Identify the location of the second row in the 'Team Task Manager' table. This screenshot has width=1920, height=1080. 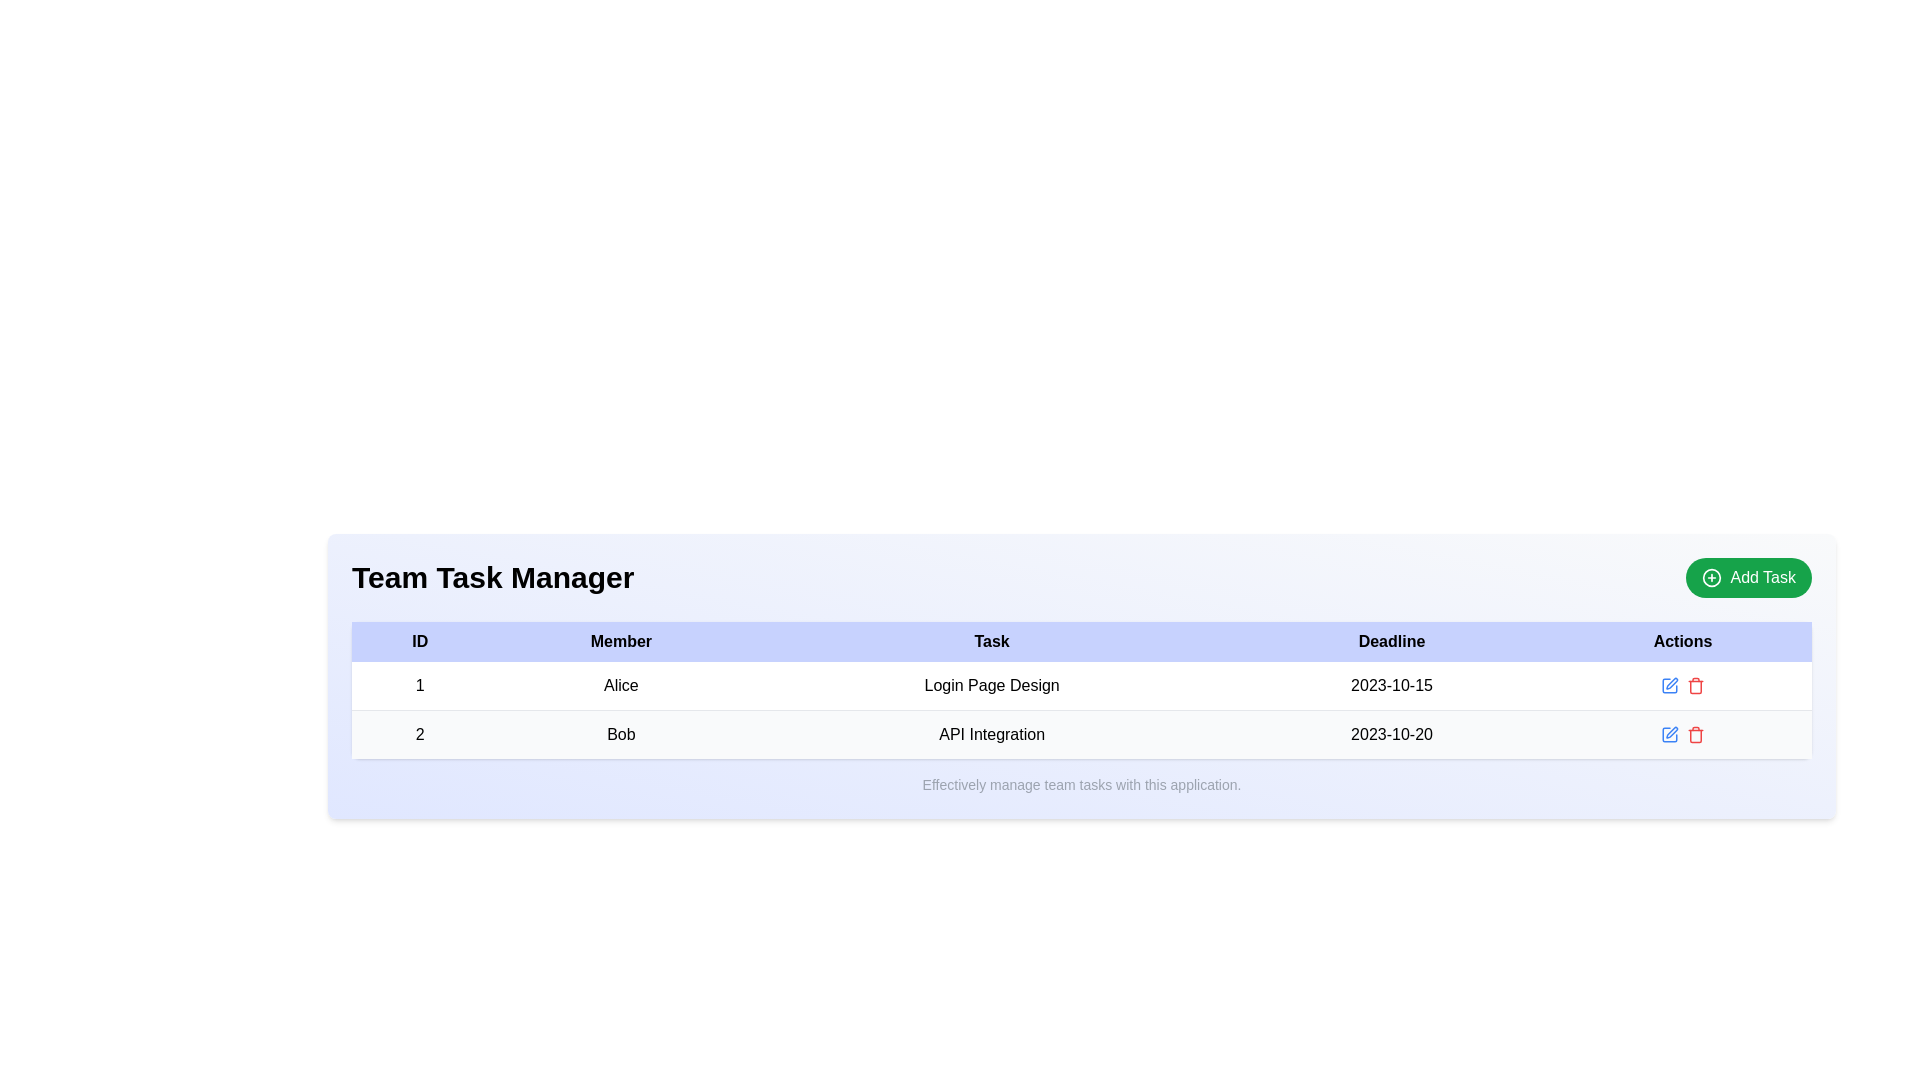
(1080, 733).